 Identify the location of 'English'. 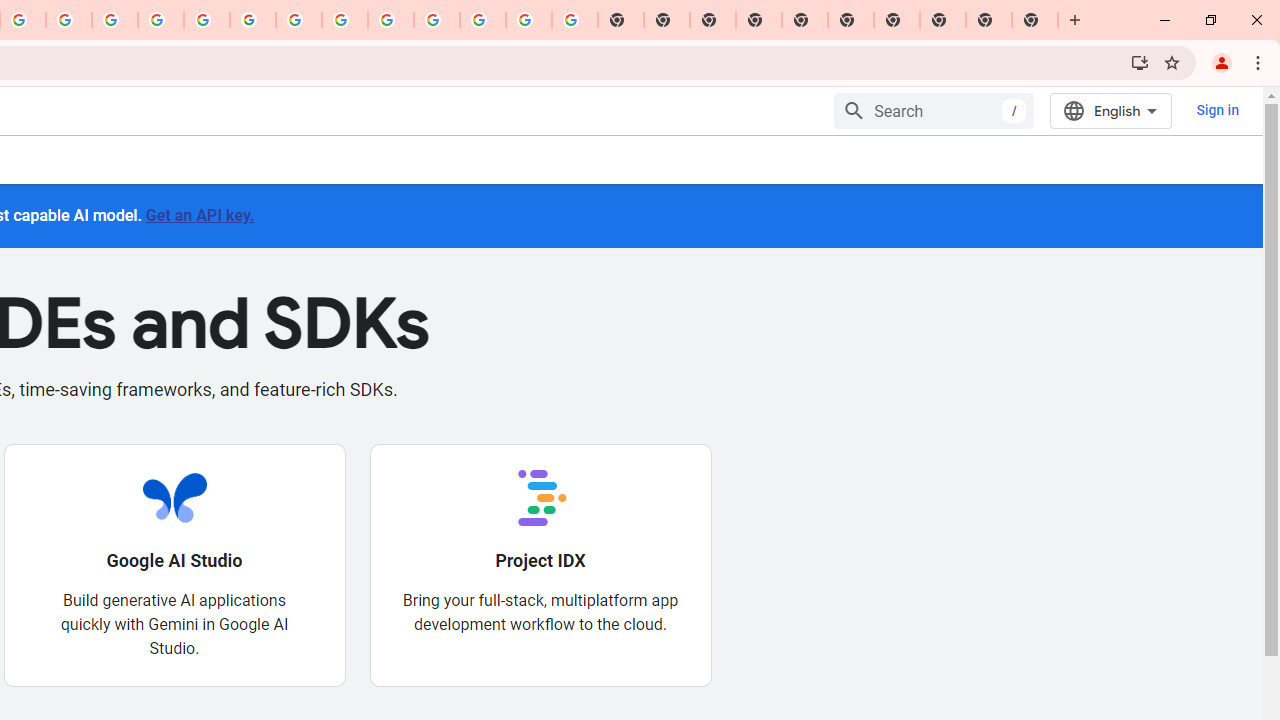
(1110, 110).